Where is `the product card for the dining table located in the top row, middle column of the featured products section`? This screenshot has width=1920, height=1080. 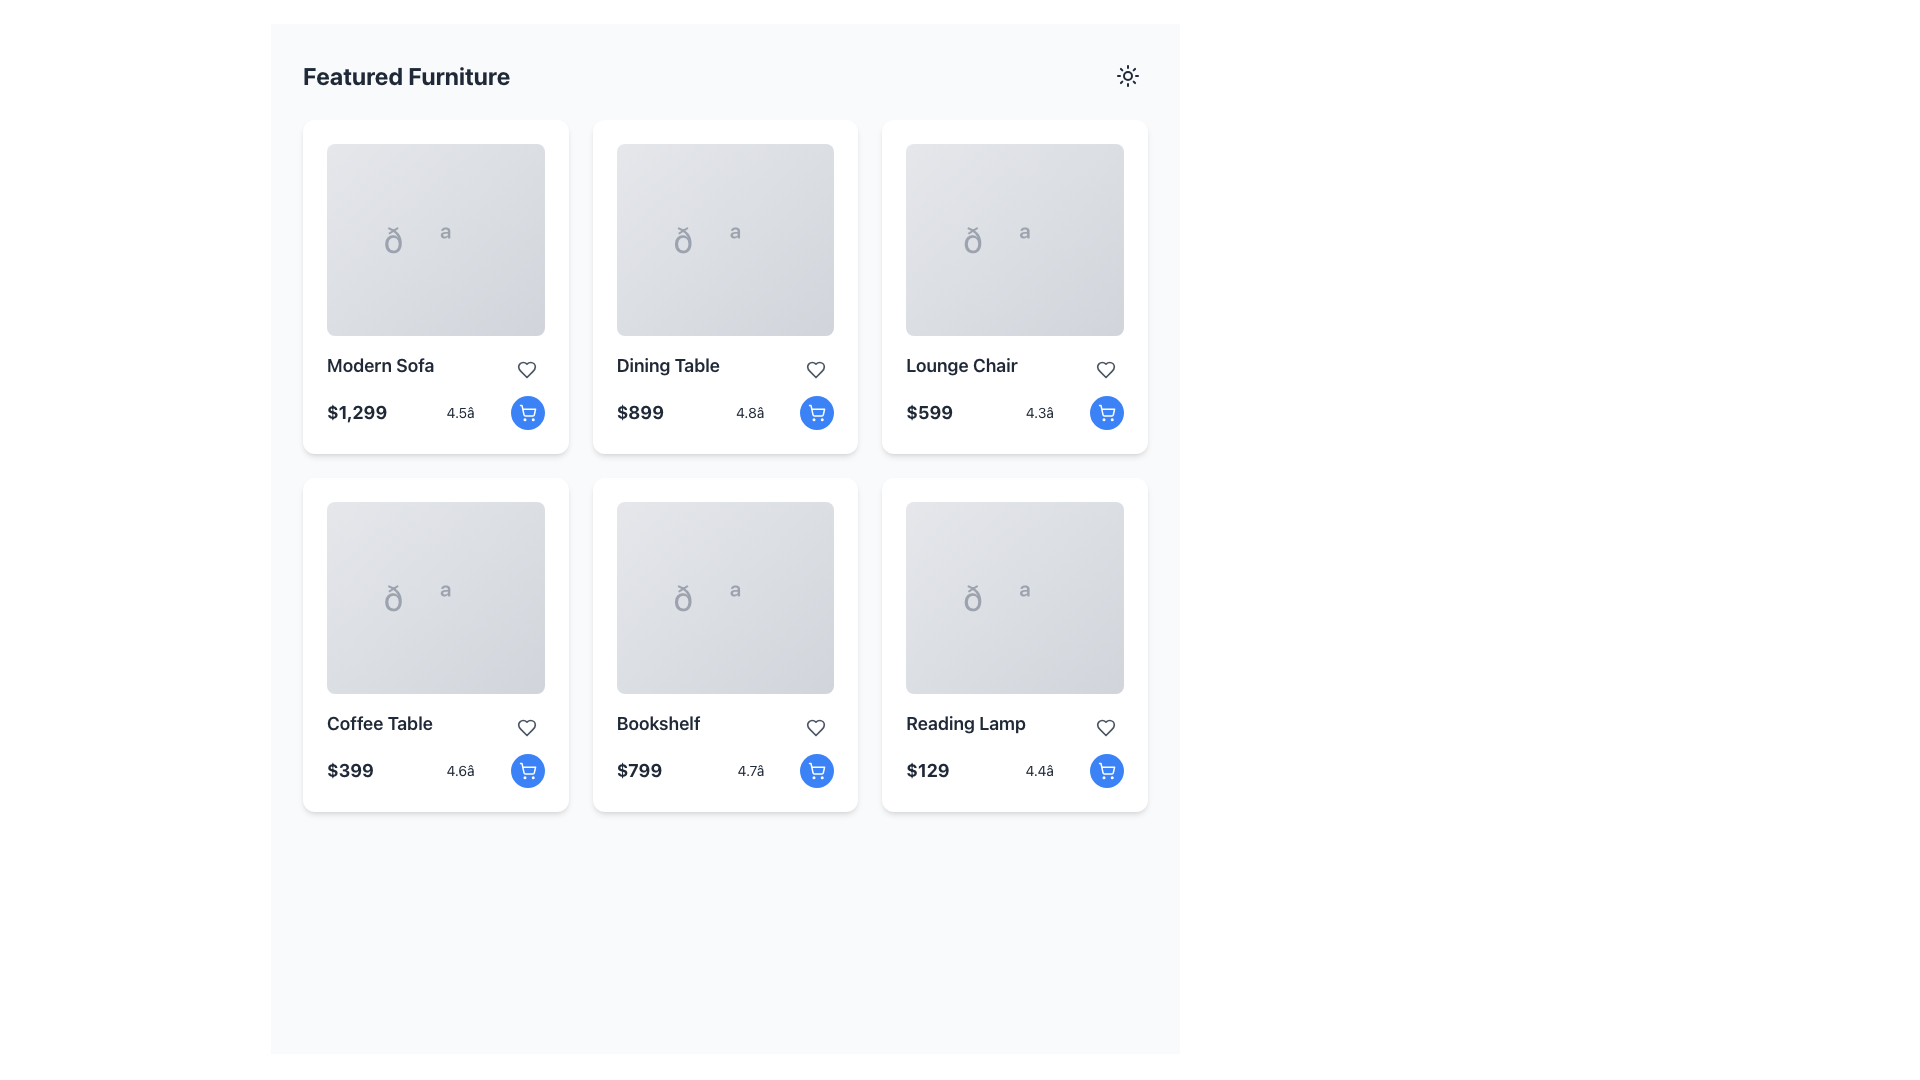
the product card for the dining table located in the top row, middle column of the featured products section is located at coordinates (724, 286).